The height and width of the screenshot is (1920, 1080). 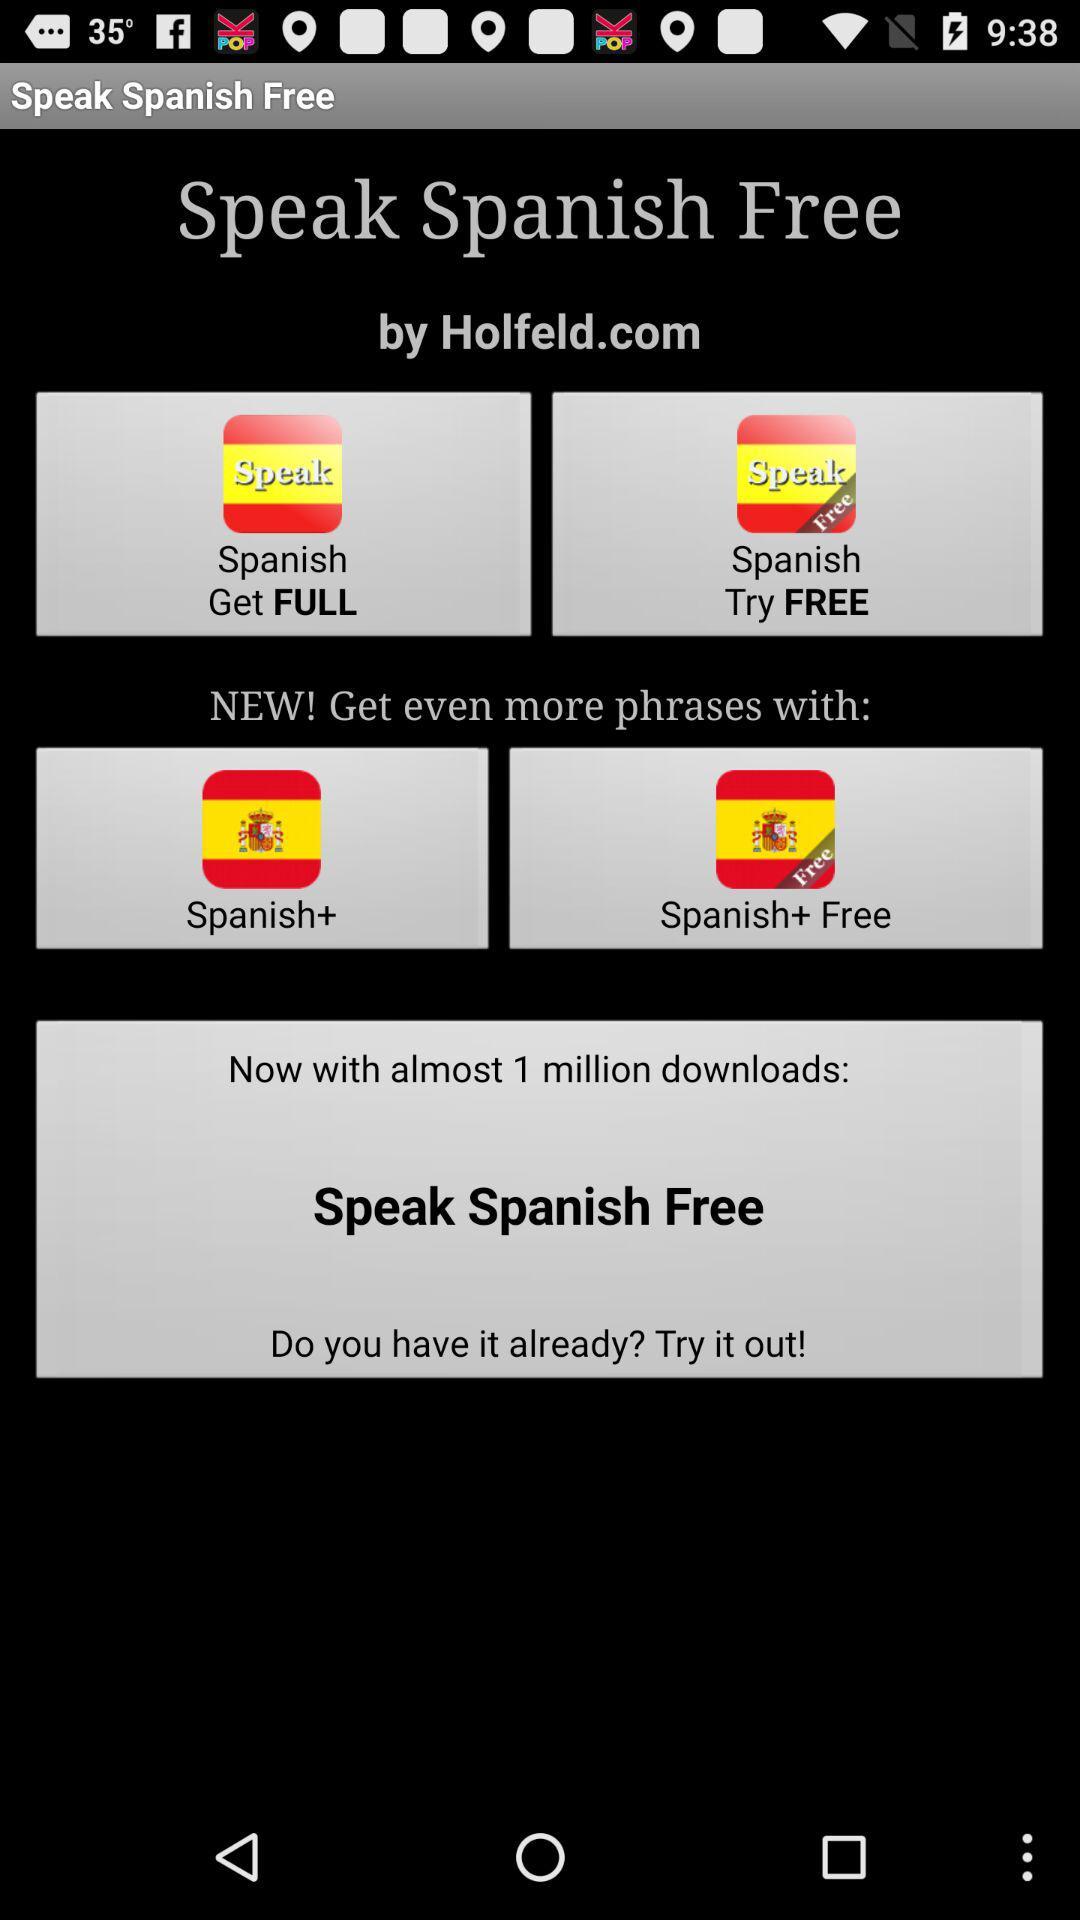 I want to click on spanish, so click(x=284, y=520).